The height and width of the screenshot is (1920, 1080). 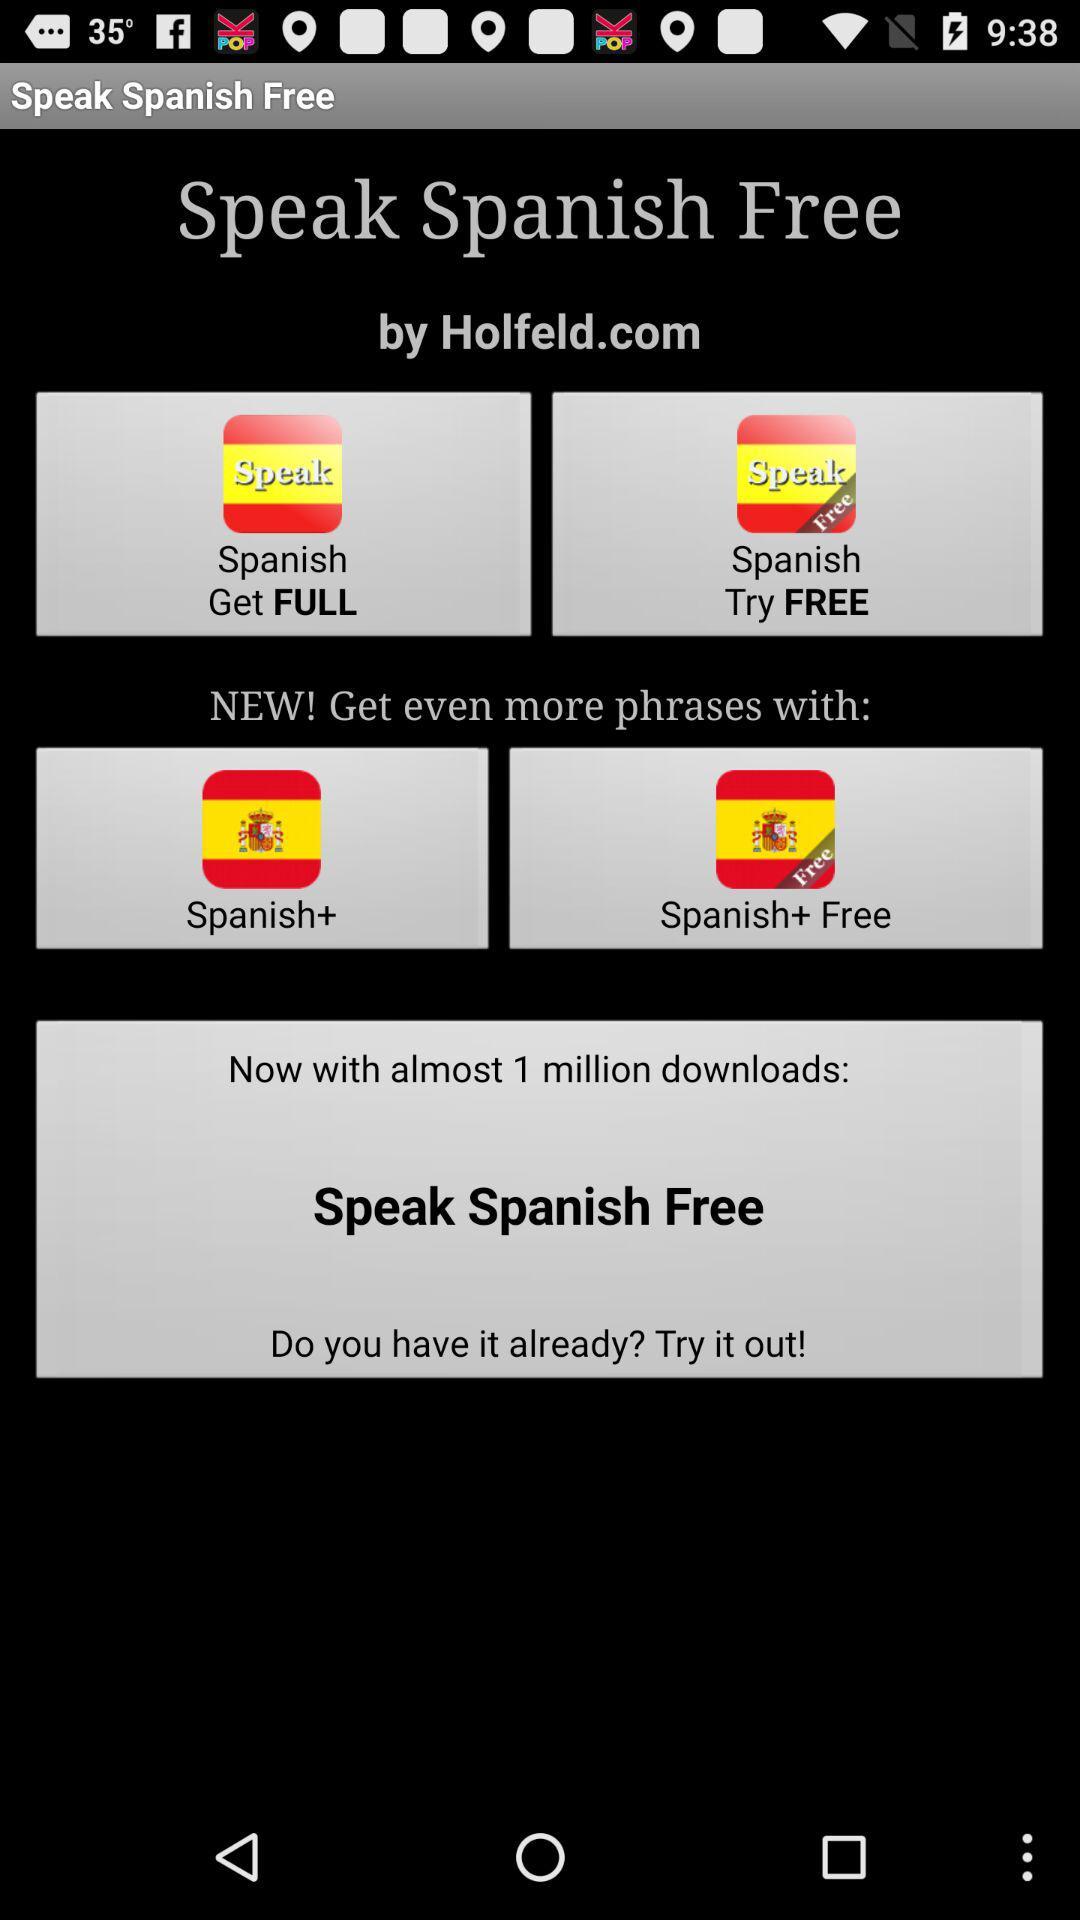 I want to click on spanish, so click(x=284, y=520).